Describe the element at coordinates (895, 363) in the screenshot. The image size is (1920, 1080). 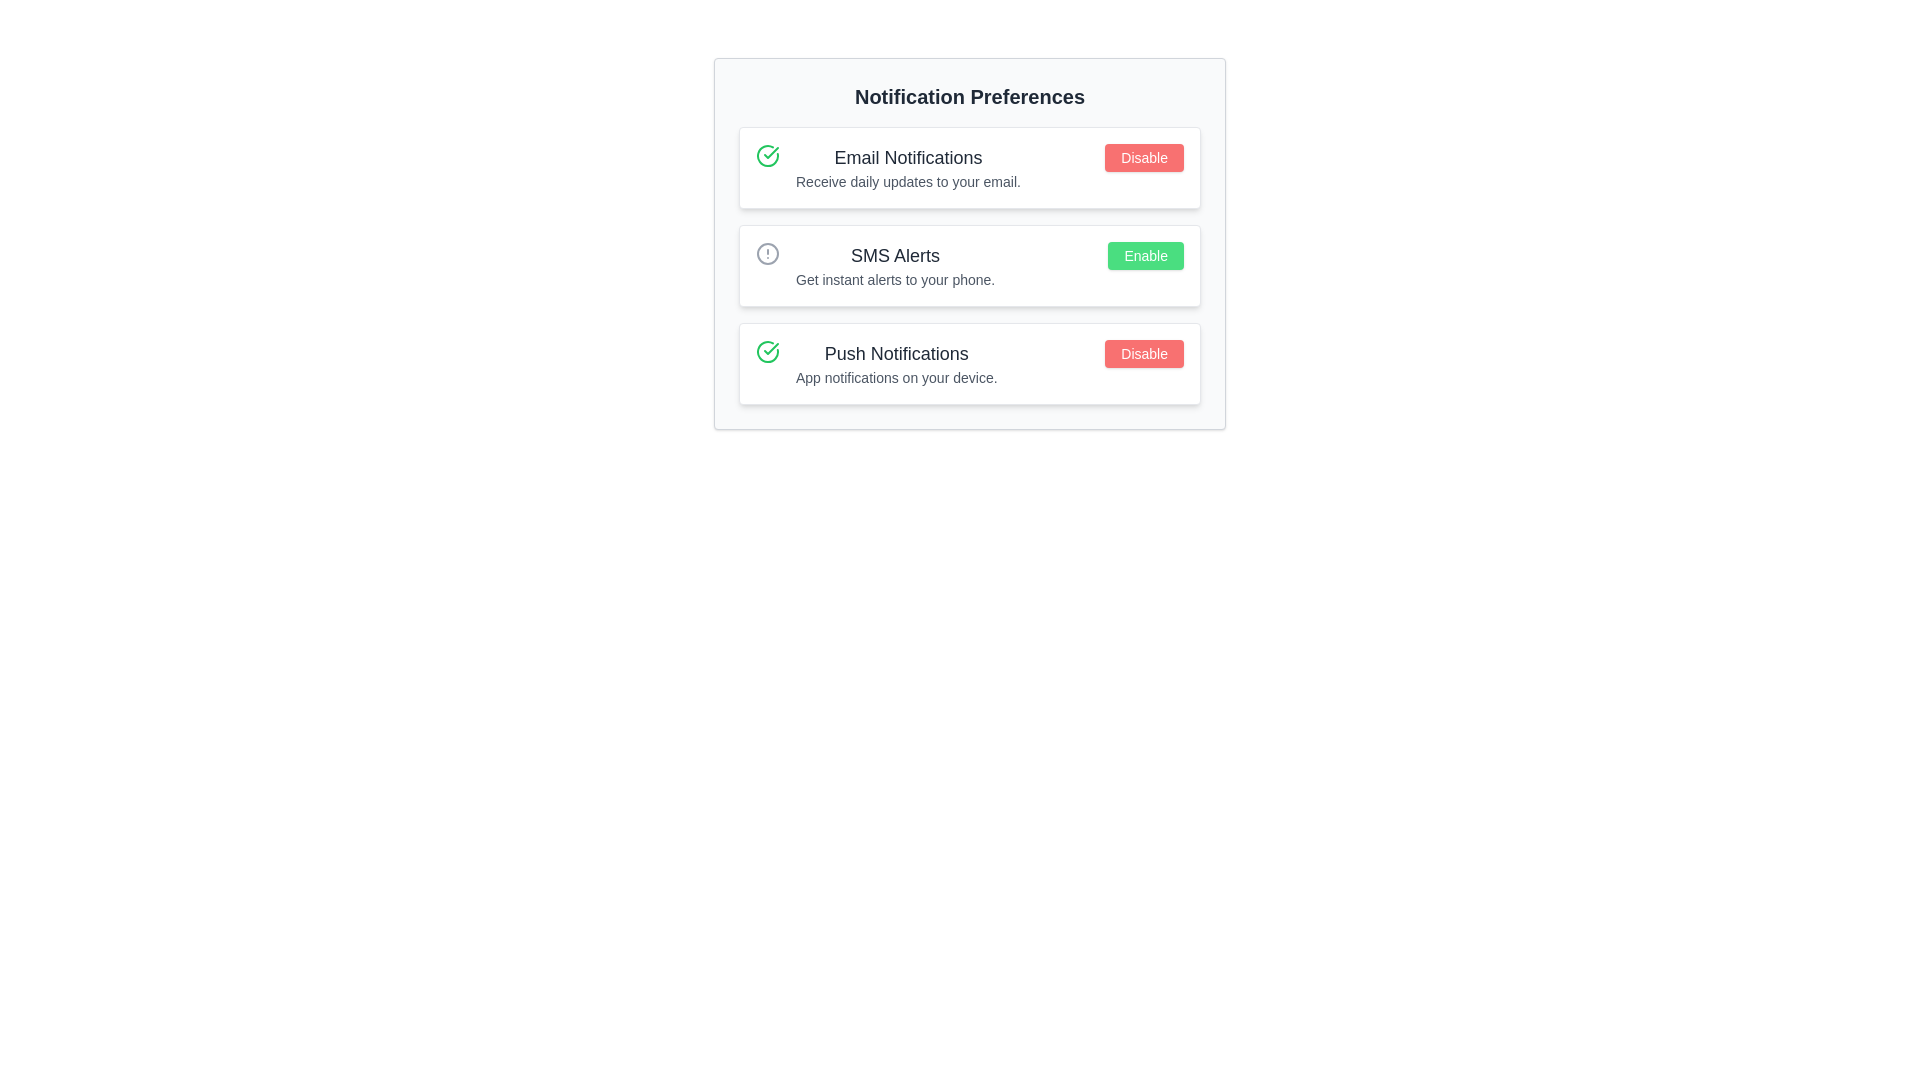
I see `the 'Push Notifications' text description in the Notification Preferences panel, which consists of two lines of text with the first line in bold and larger font` at that location.